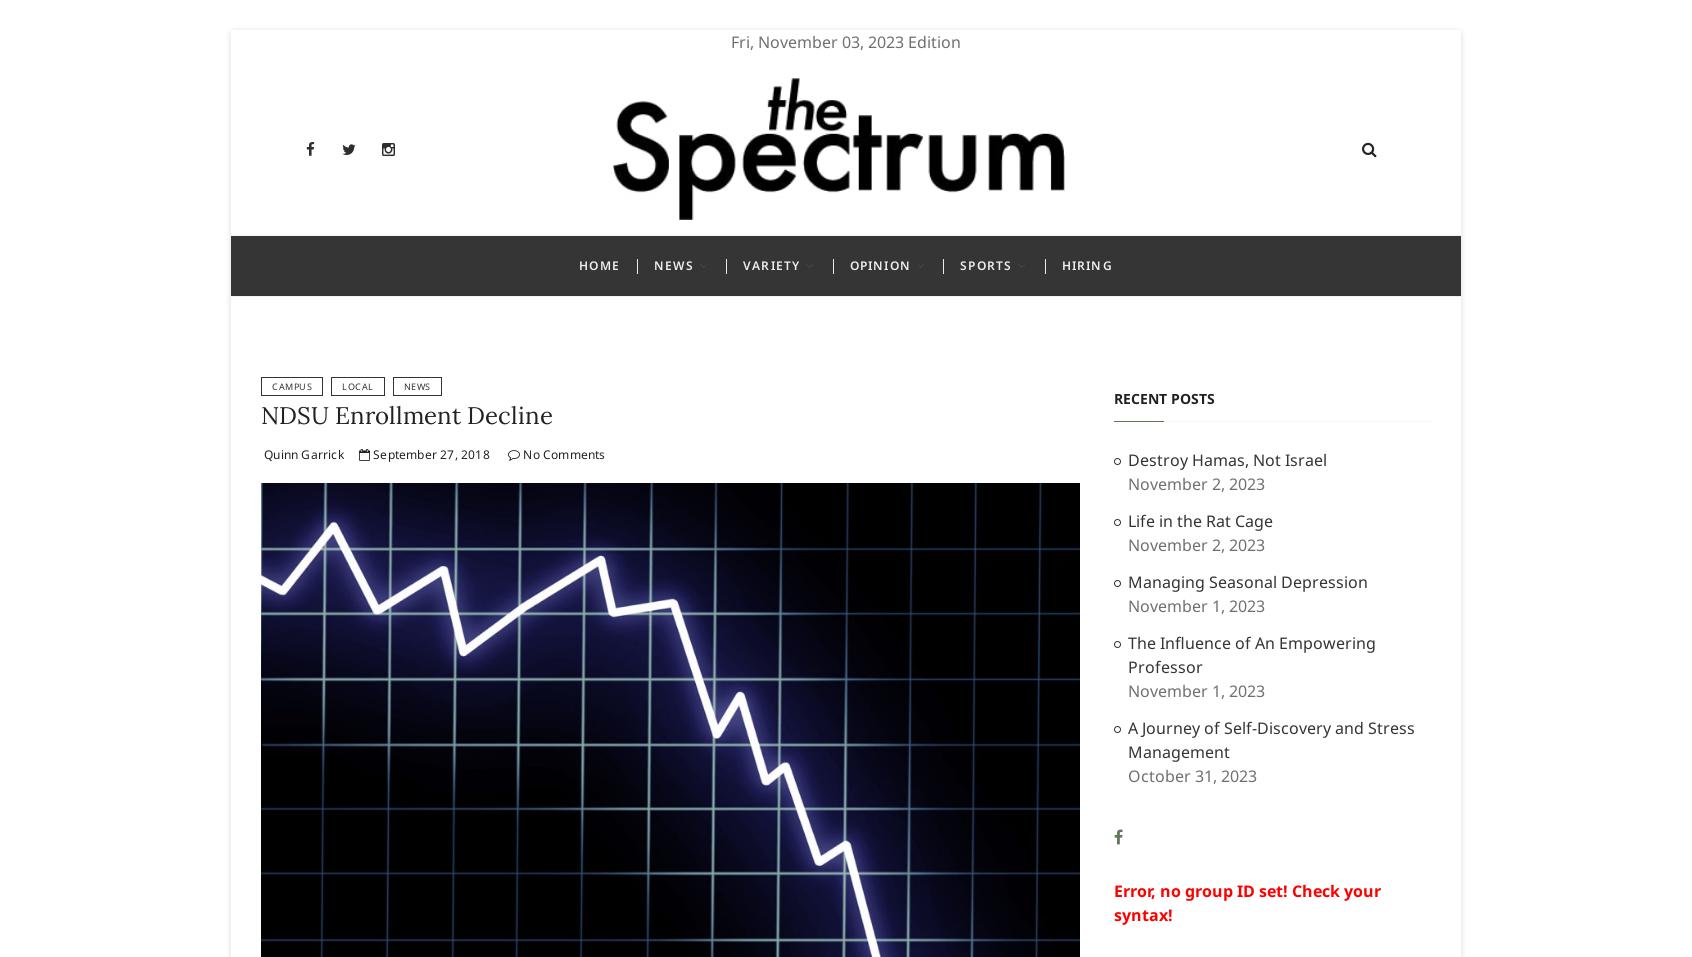 The height and width of the screenshot is (957, 1692). Describe the element at coordinates (1128, 520) in the screenshot. I see `'Life in the Rat Cage'` at that location.